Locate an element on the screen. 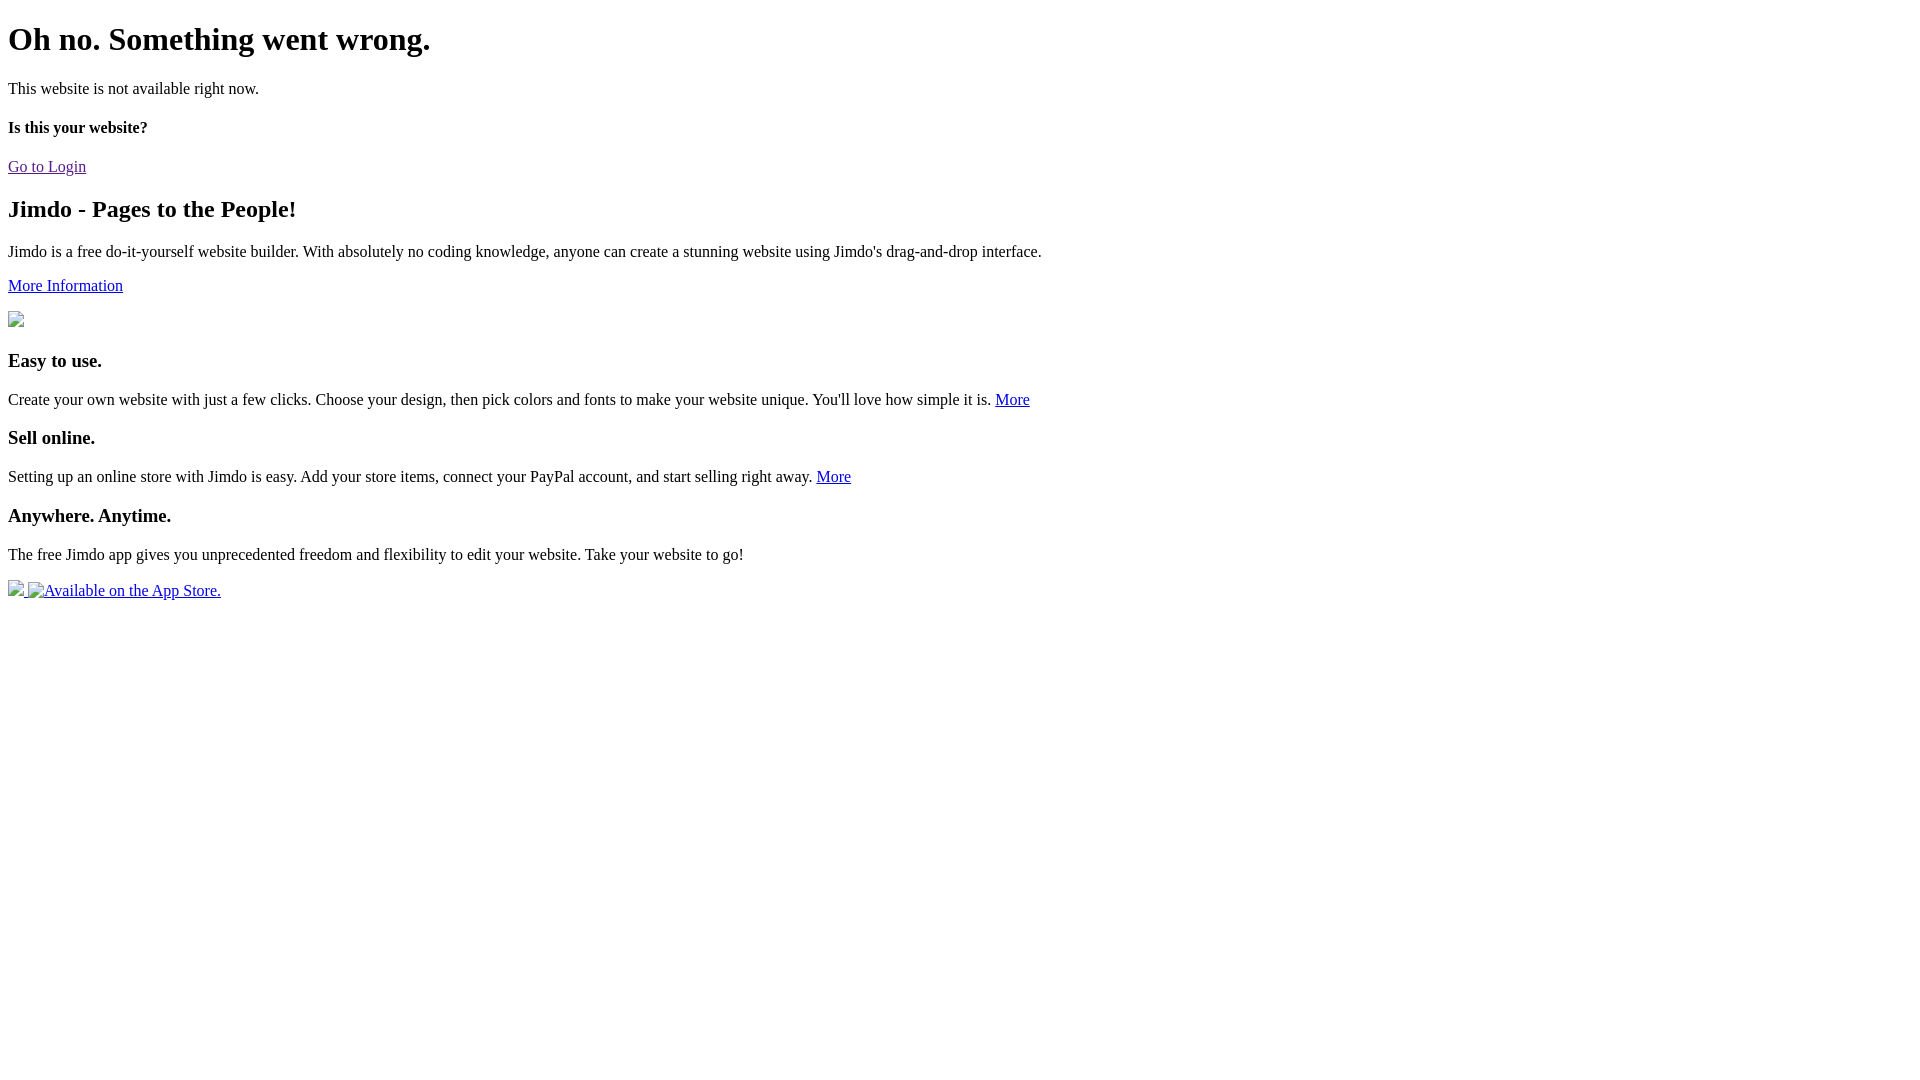 This screenshot has height=1080, width=1920. 'More' is located at coordinates (1012, 399).